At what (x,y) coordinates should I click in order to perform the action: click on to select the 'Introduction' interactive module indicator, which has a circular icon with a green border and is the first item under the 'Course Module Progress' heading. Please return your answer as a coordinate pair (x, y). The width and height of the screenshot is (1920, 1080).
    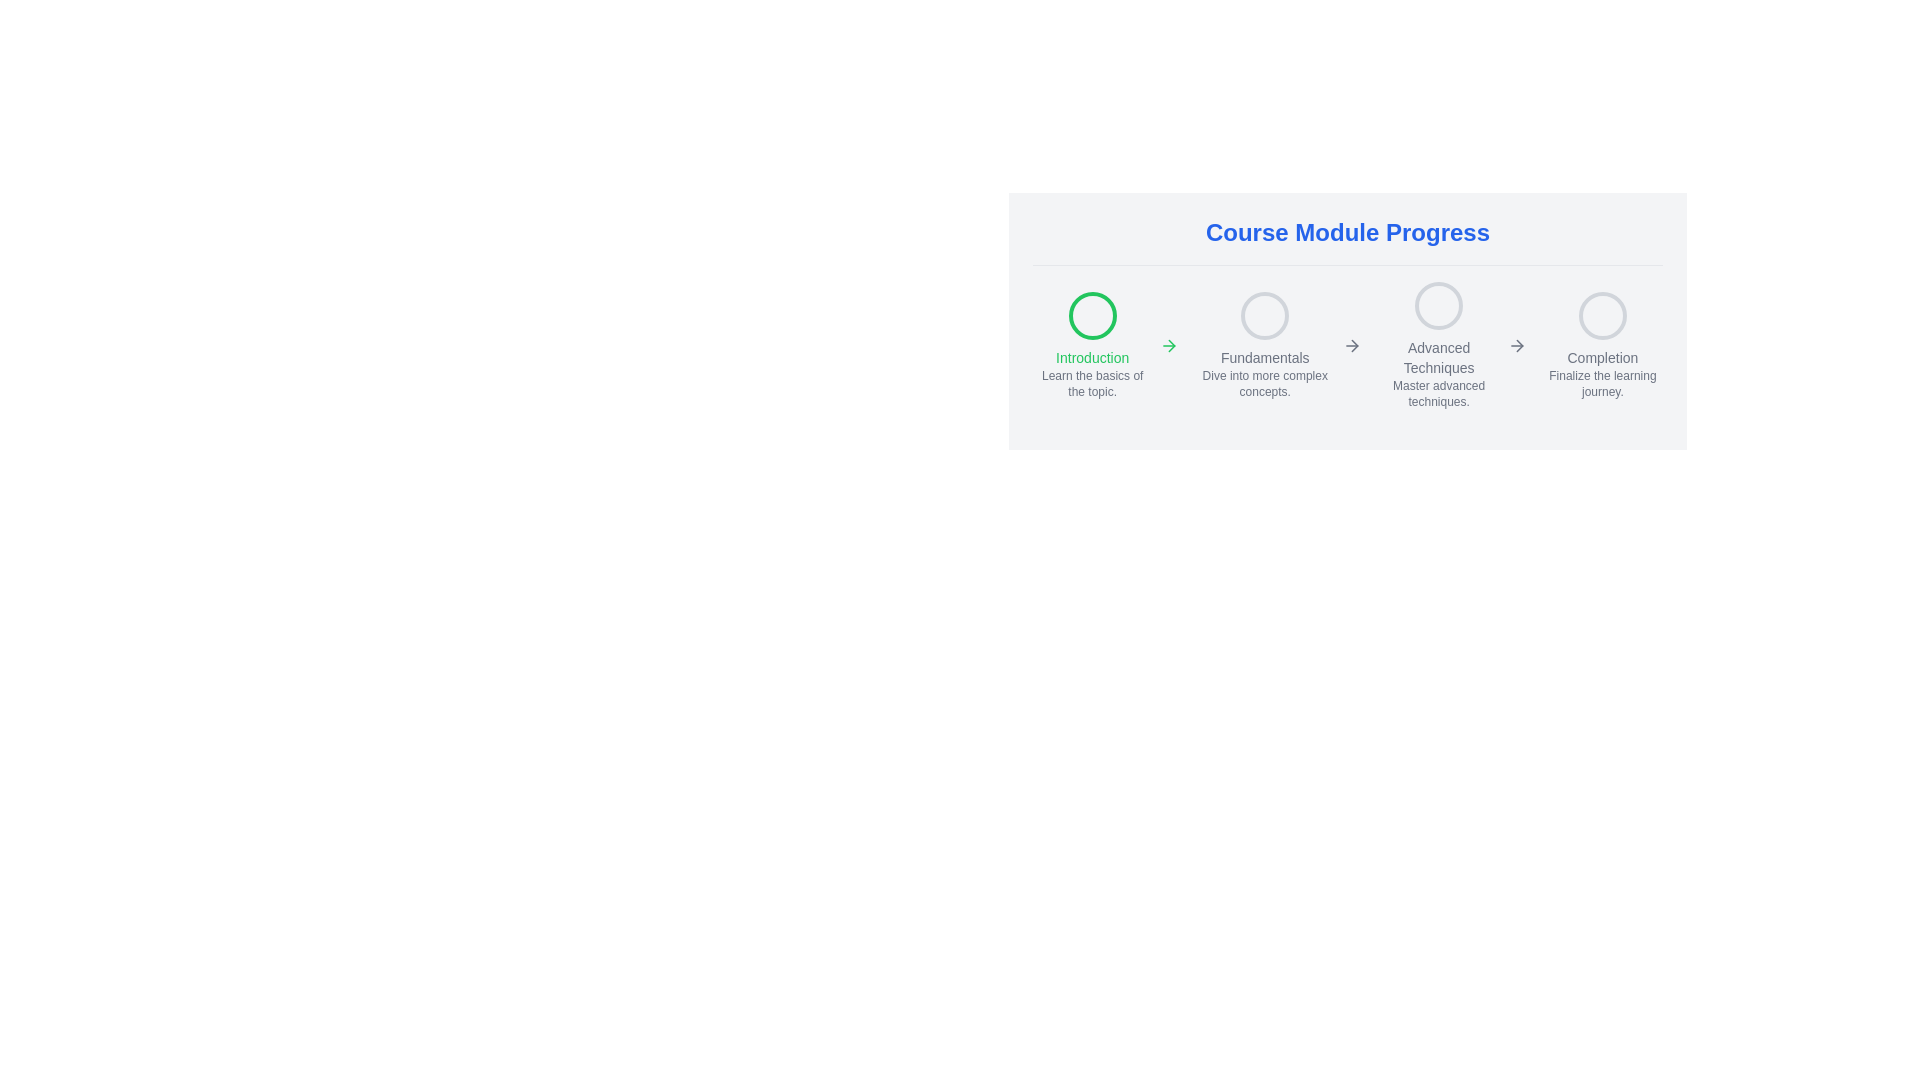
    Looking at the image, I should click on (1105, 345).